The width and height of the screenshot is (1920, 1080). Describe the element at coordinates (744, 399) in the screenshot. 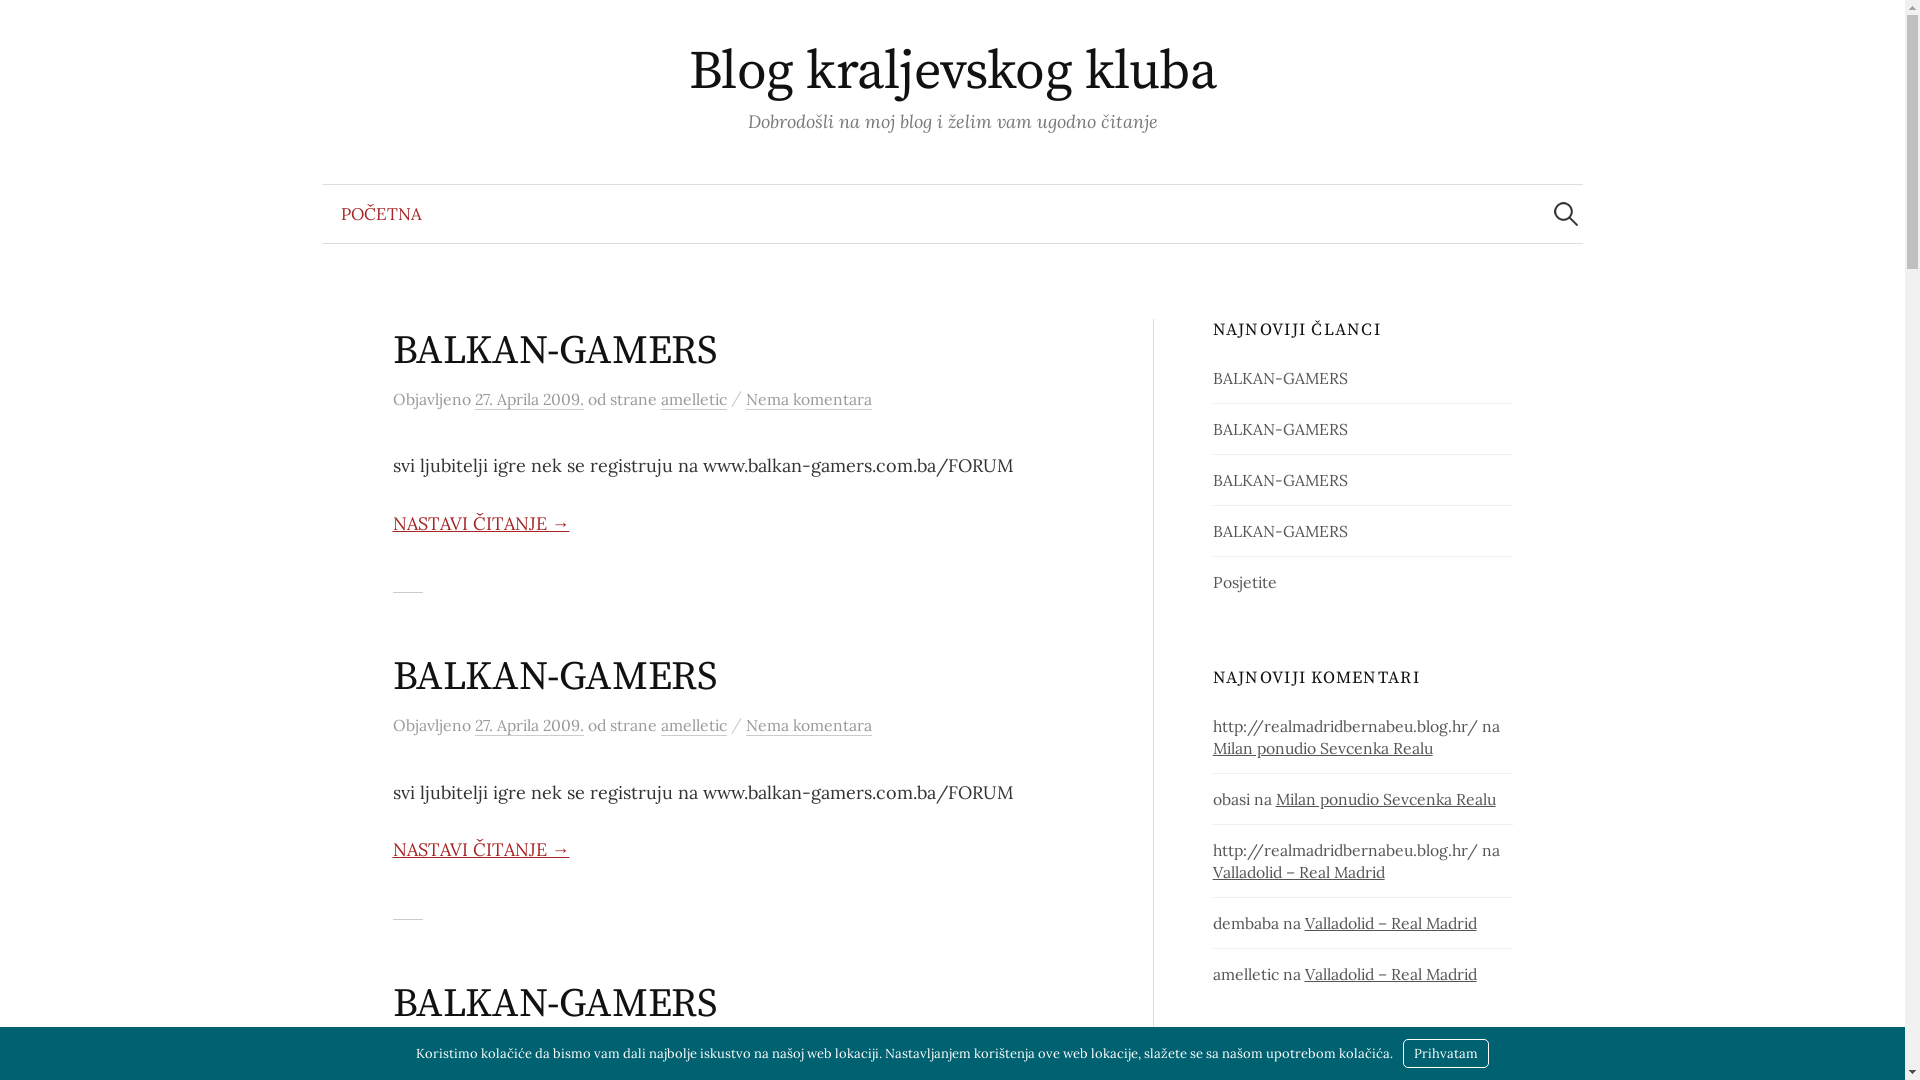

I see `'Nema komentara` at that location.